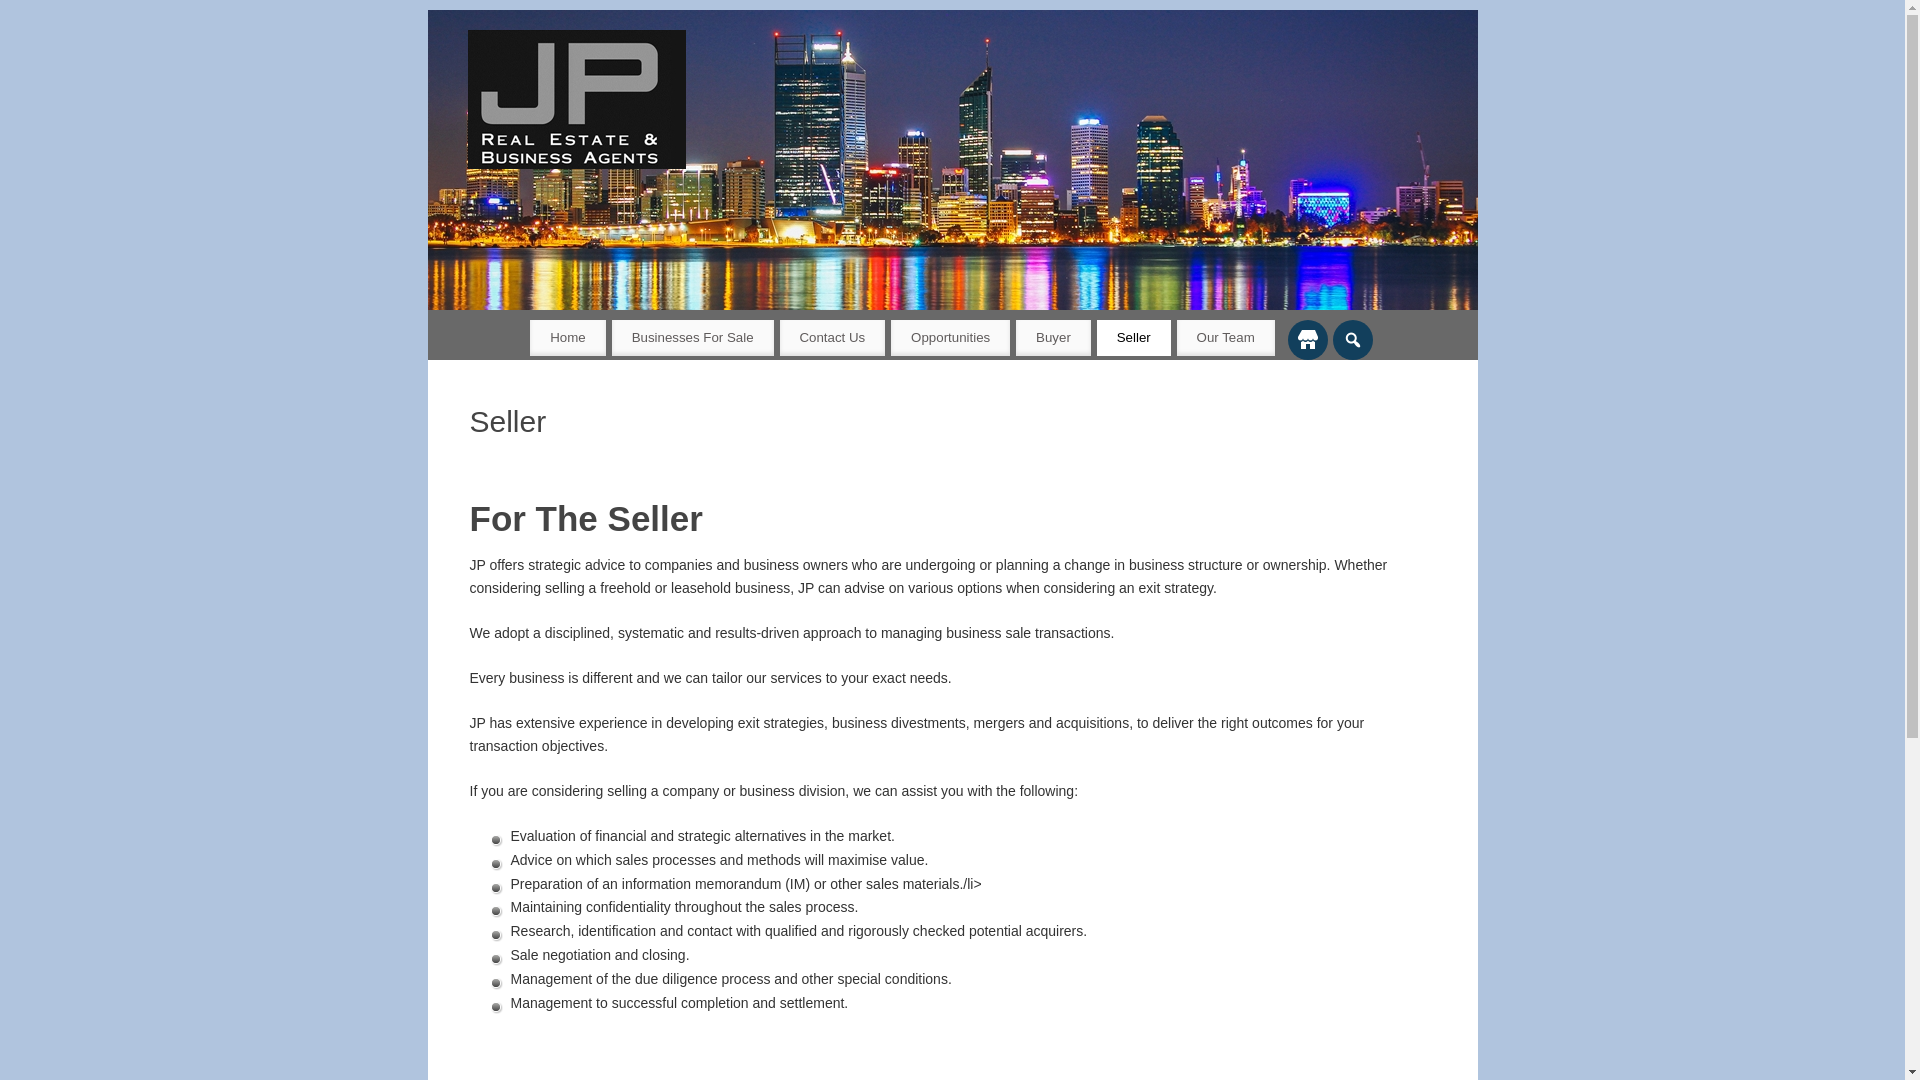  I want to click on 'Opportunities', so click(890, 337).